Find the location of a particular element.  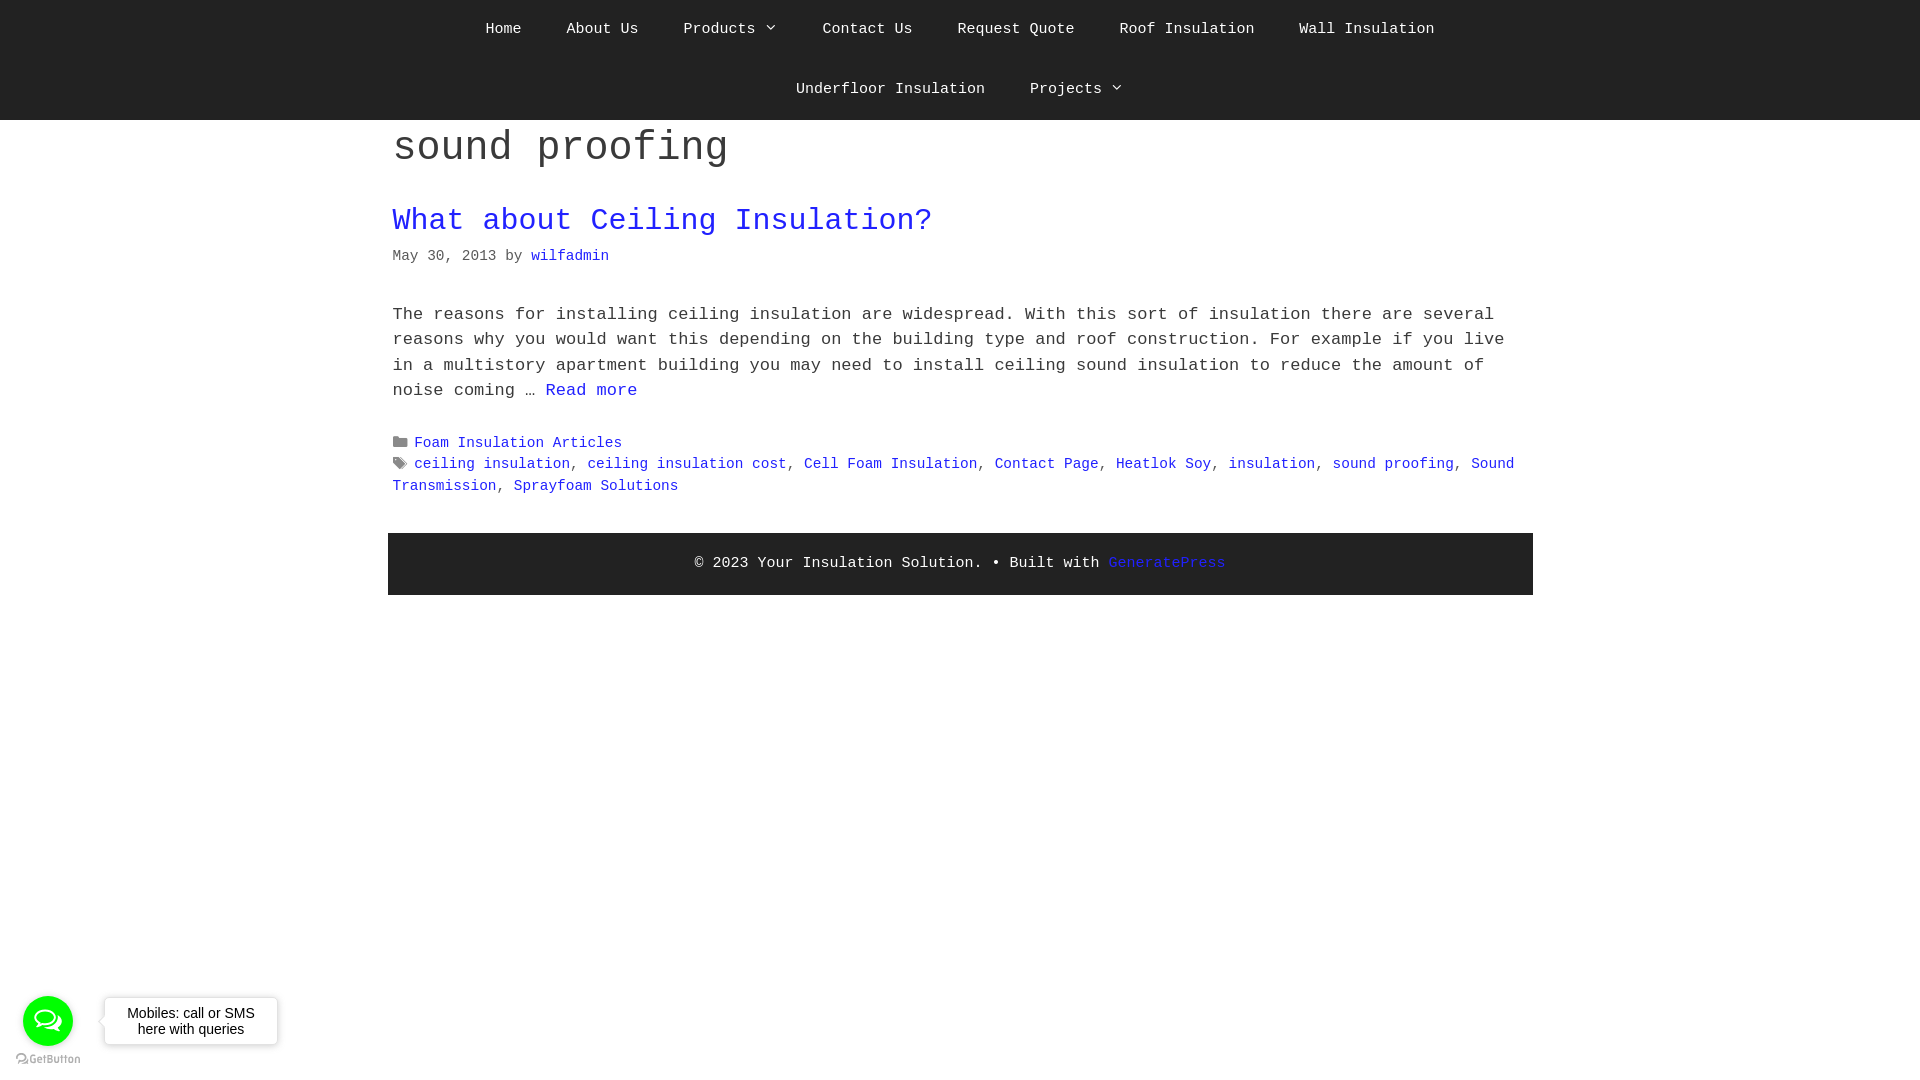

'Sound Transmission' is located at coordinates (952, 474).